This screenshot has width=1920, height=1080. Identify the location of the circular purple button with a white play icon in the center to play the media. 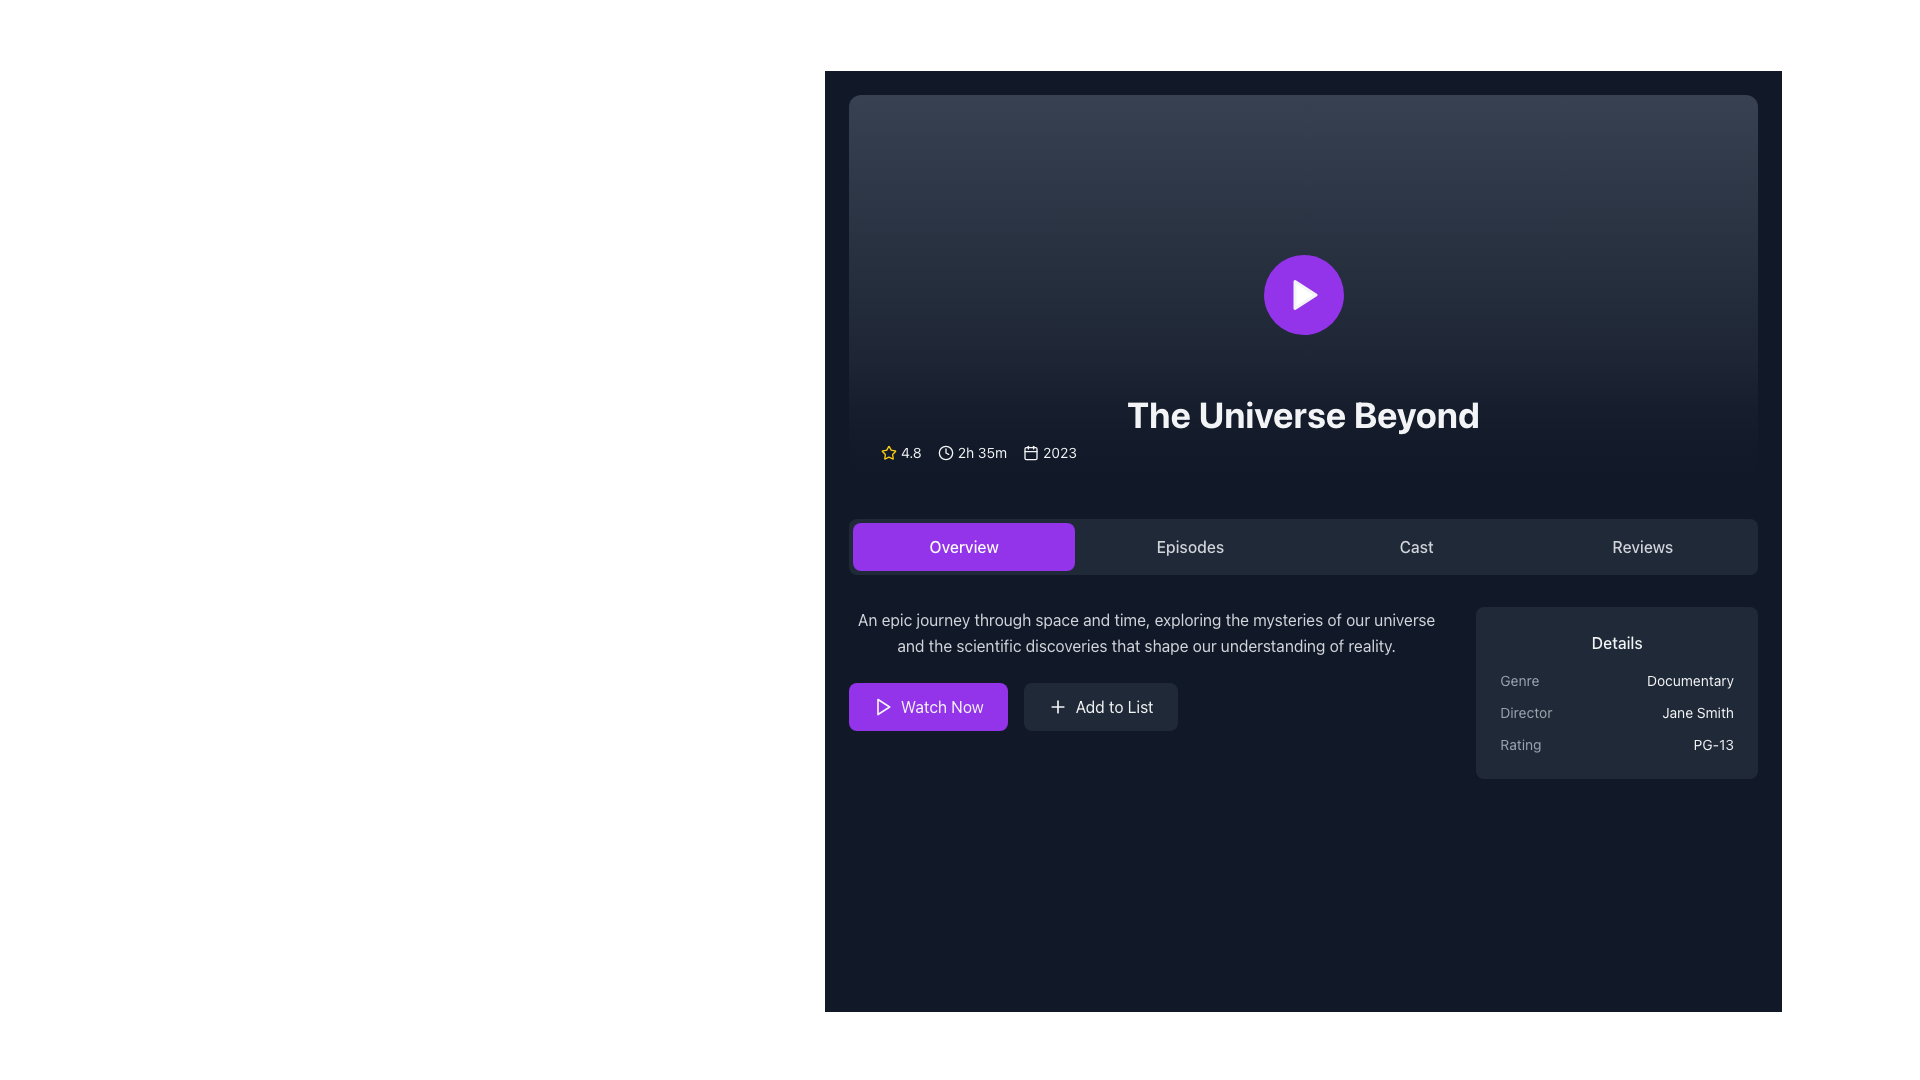
(1303, 294).